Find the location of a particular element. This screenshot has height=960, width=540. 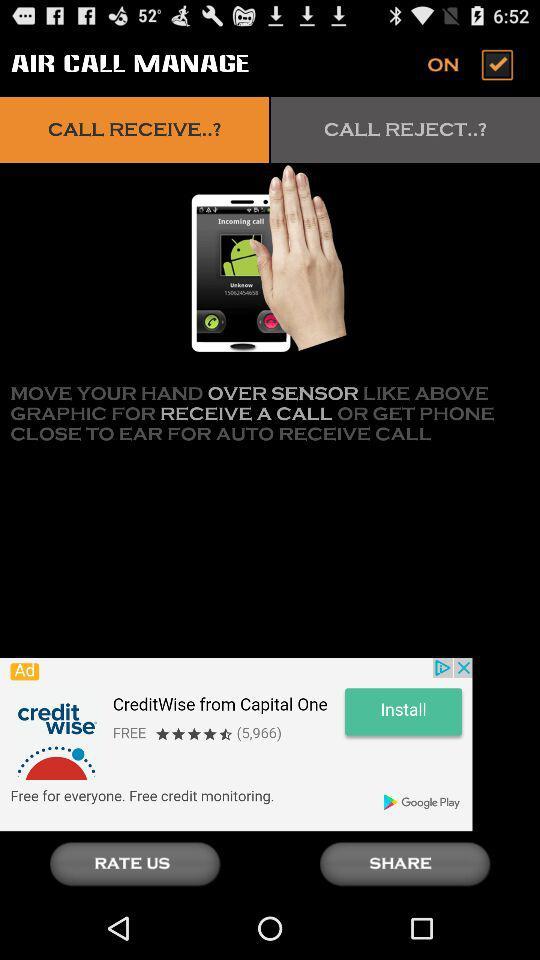

rate us is located at coordinates (135, 863).